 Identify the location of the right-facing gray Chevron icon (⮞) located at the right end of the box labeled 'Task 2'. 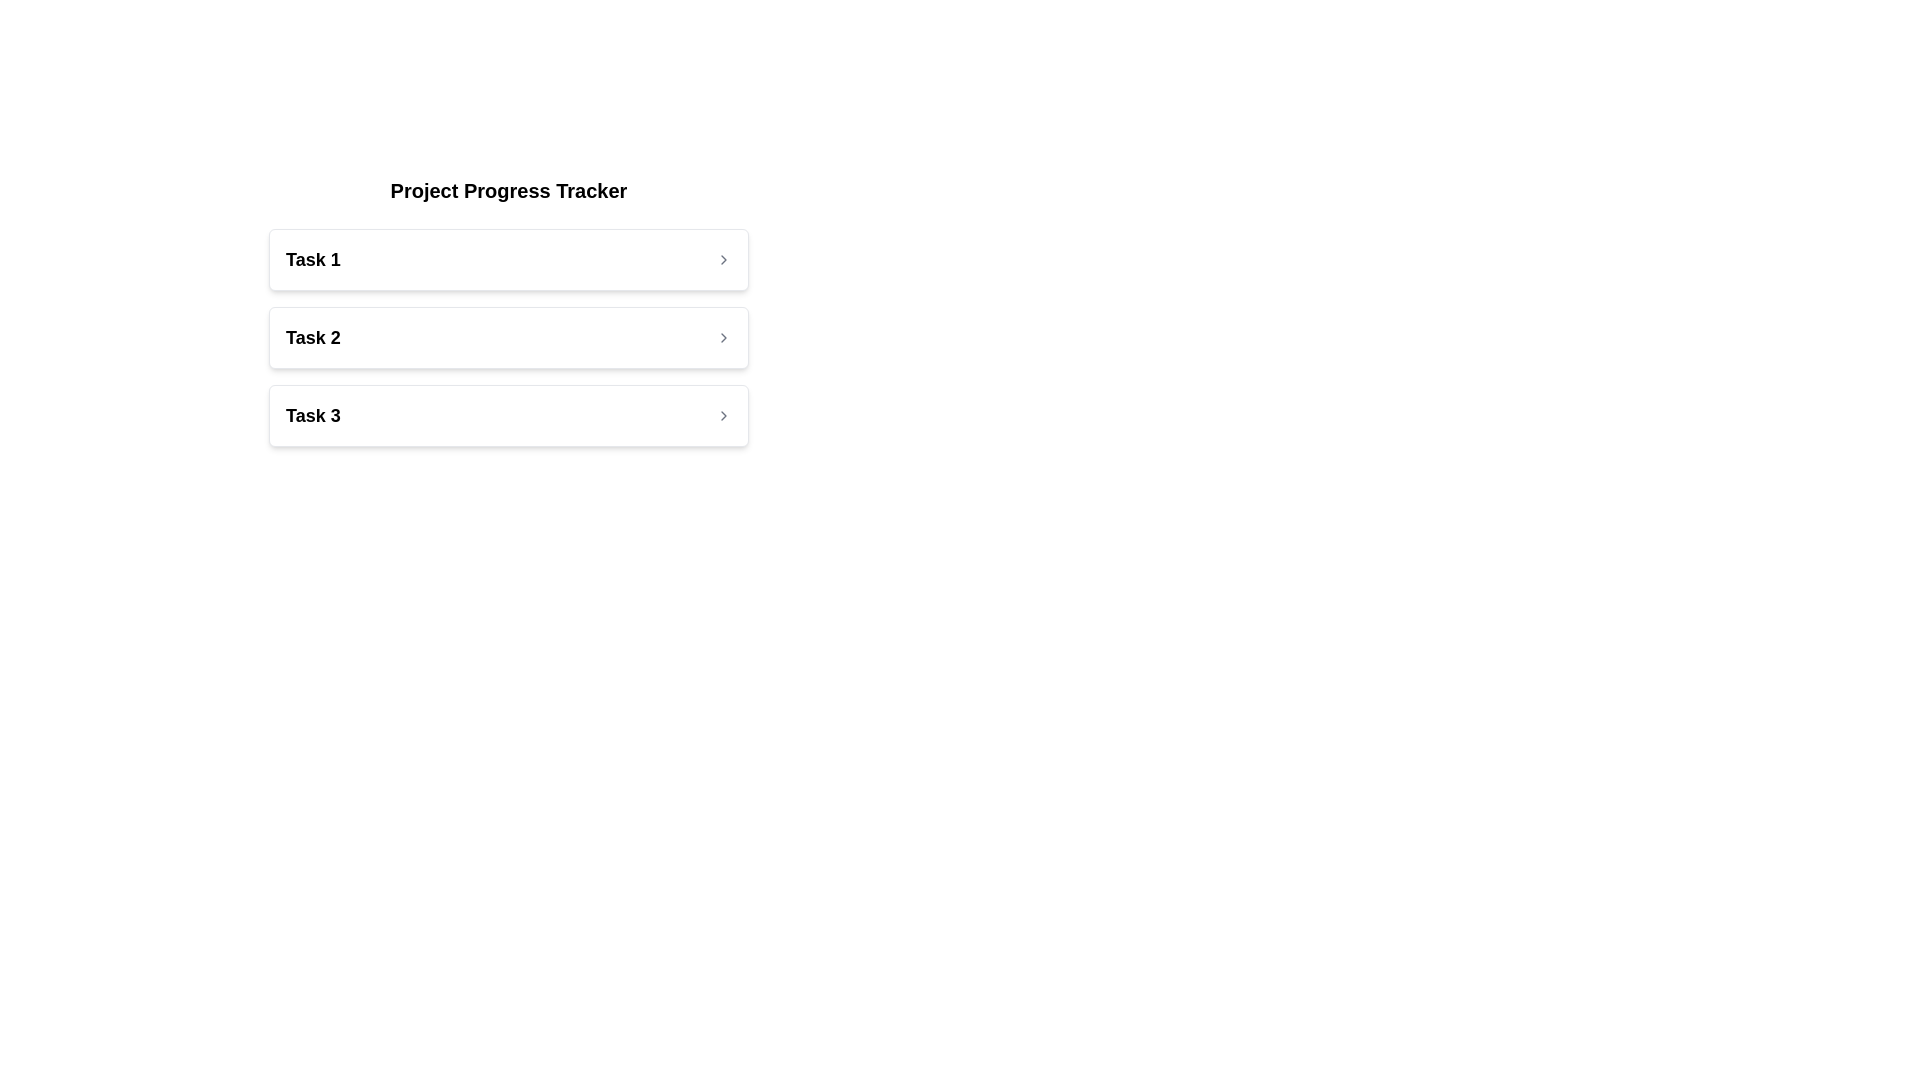
(723, 337).